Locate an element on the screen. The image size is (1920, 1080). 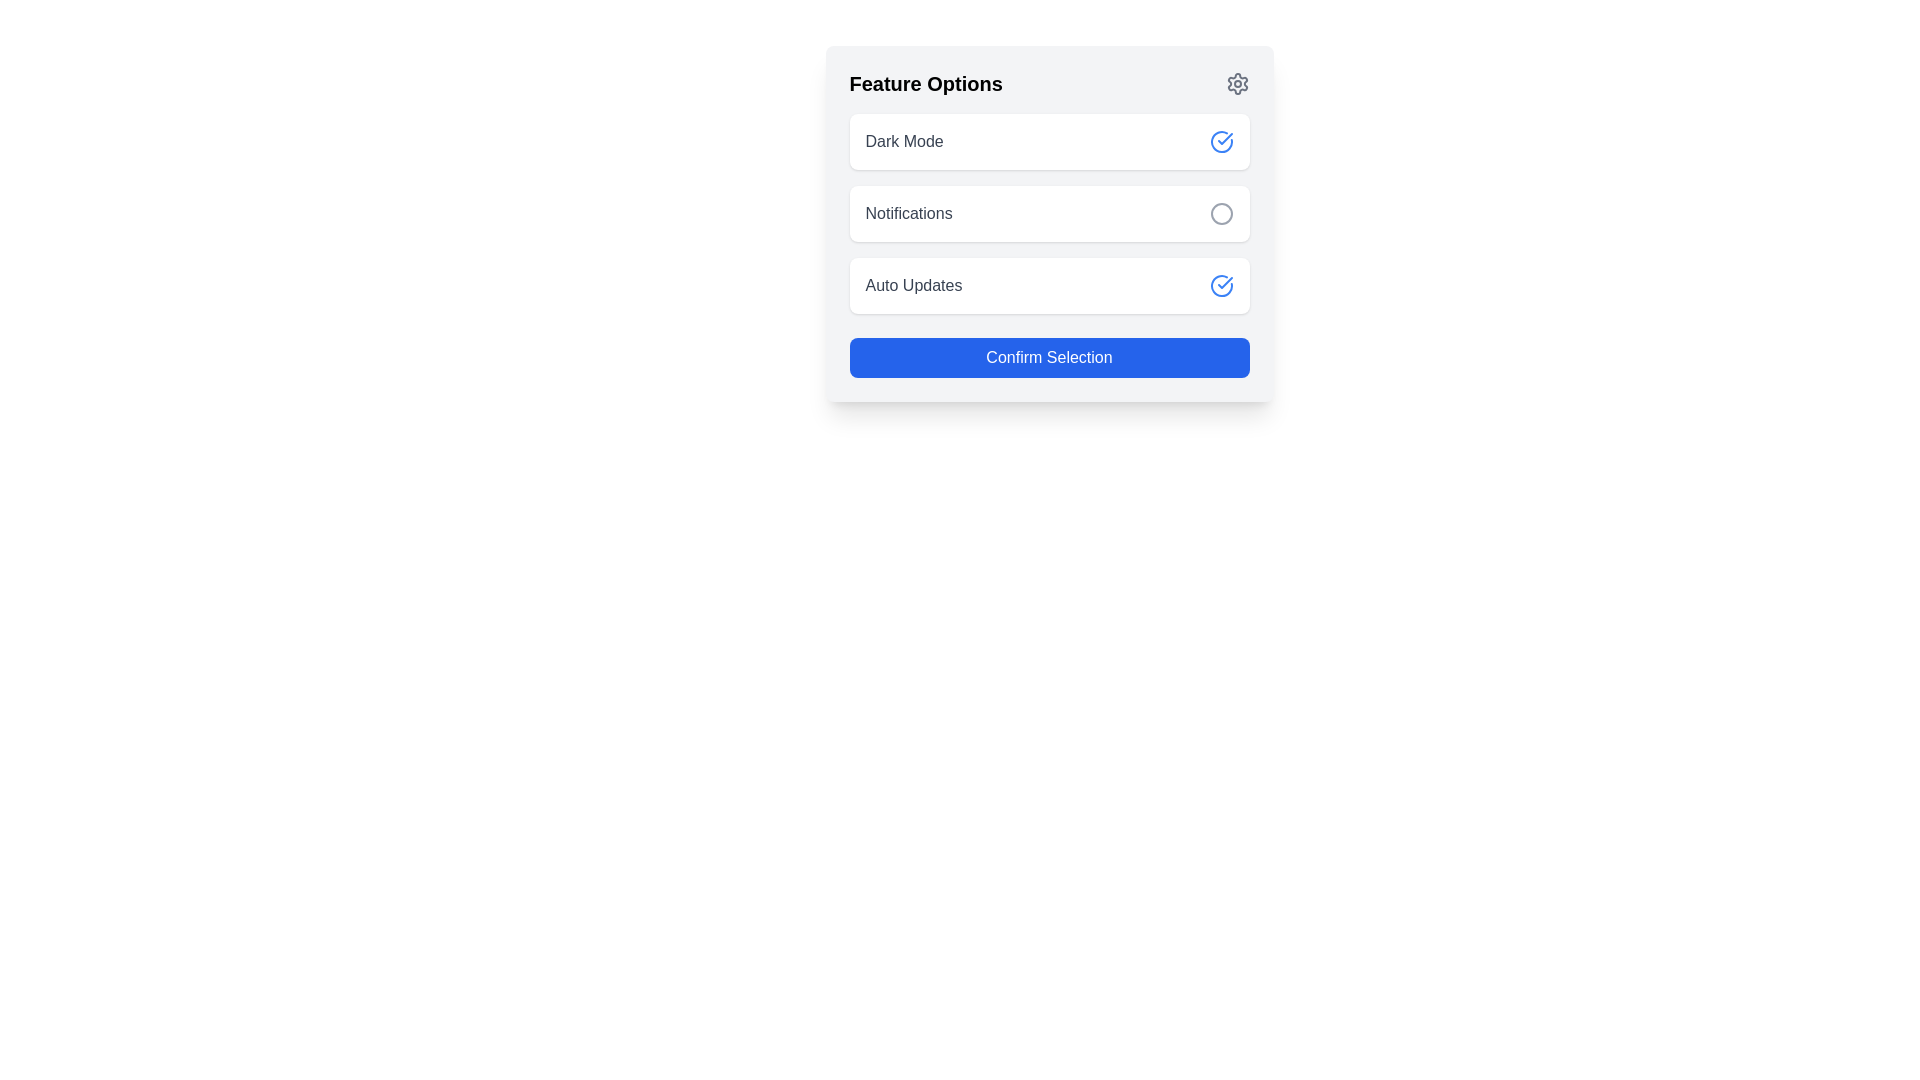
the 'Notifications' option box with a hollow gray circular indicator is located at coordinates (1048, 213).